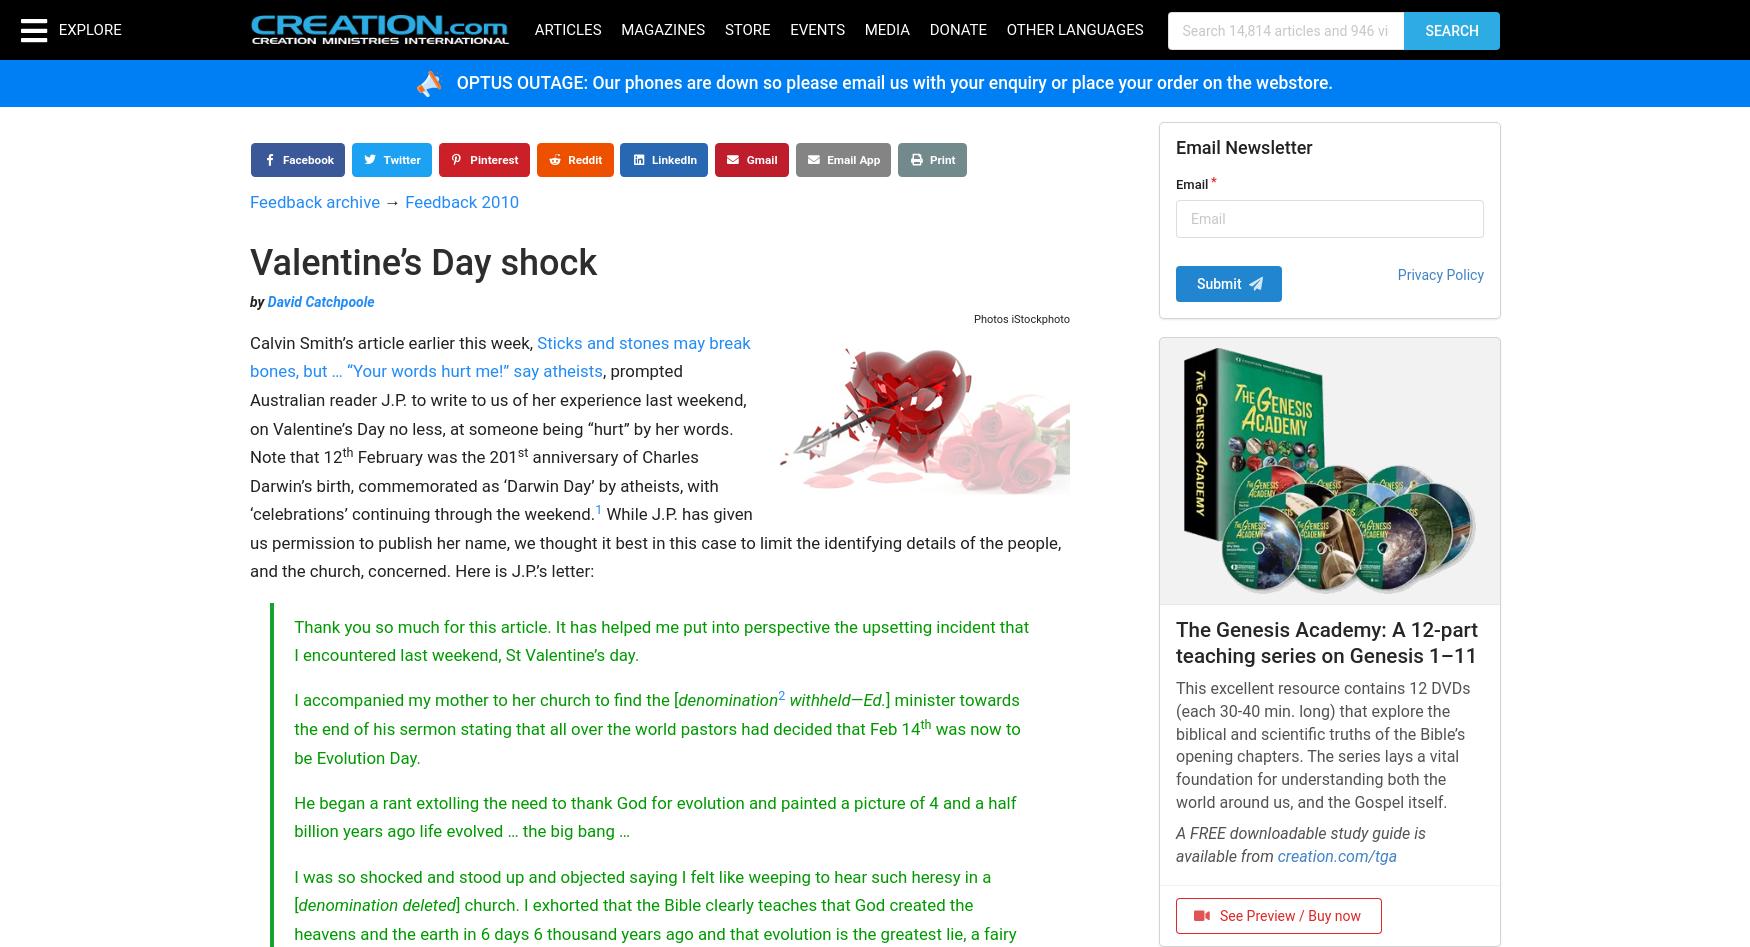  Describe the element at coordinates (521, 451) in the screenshot. I see `'st'` at that location.